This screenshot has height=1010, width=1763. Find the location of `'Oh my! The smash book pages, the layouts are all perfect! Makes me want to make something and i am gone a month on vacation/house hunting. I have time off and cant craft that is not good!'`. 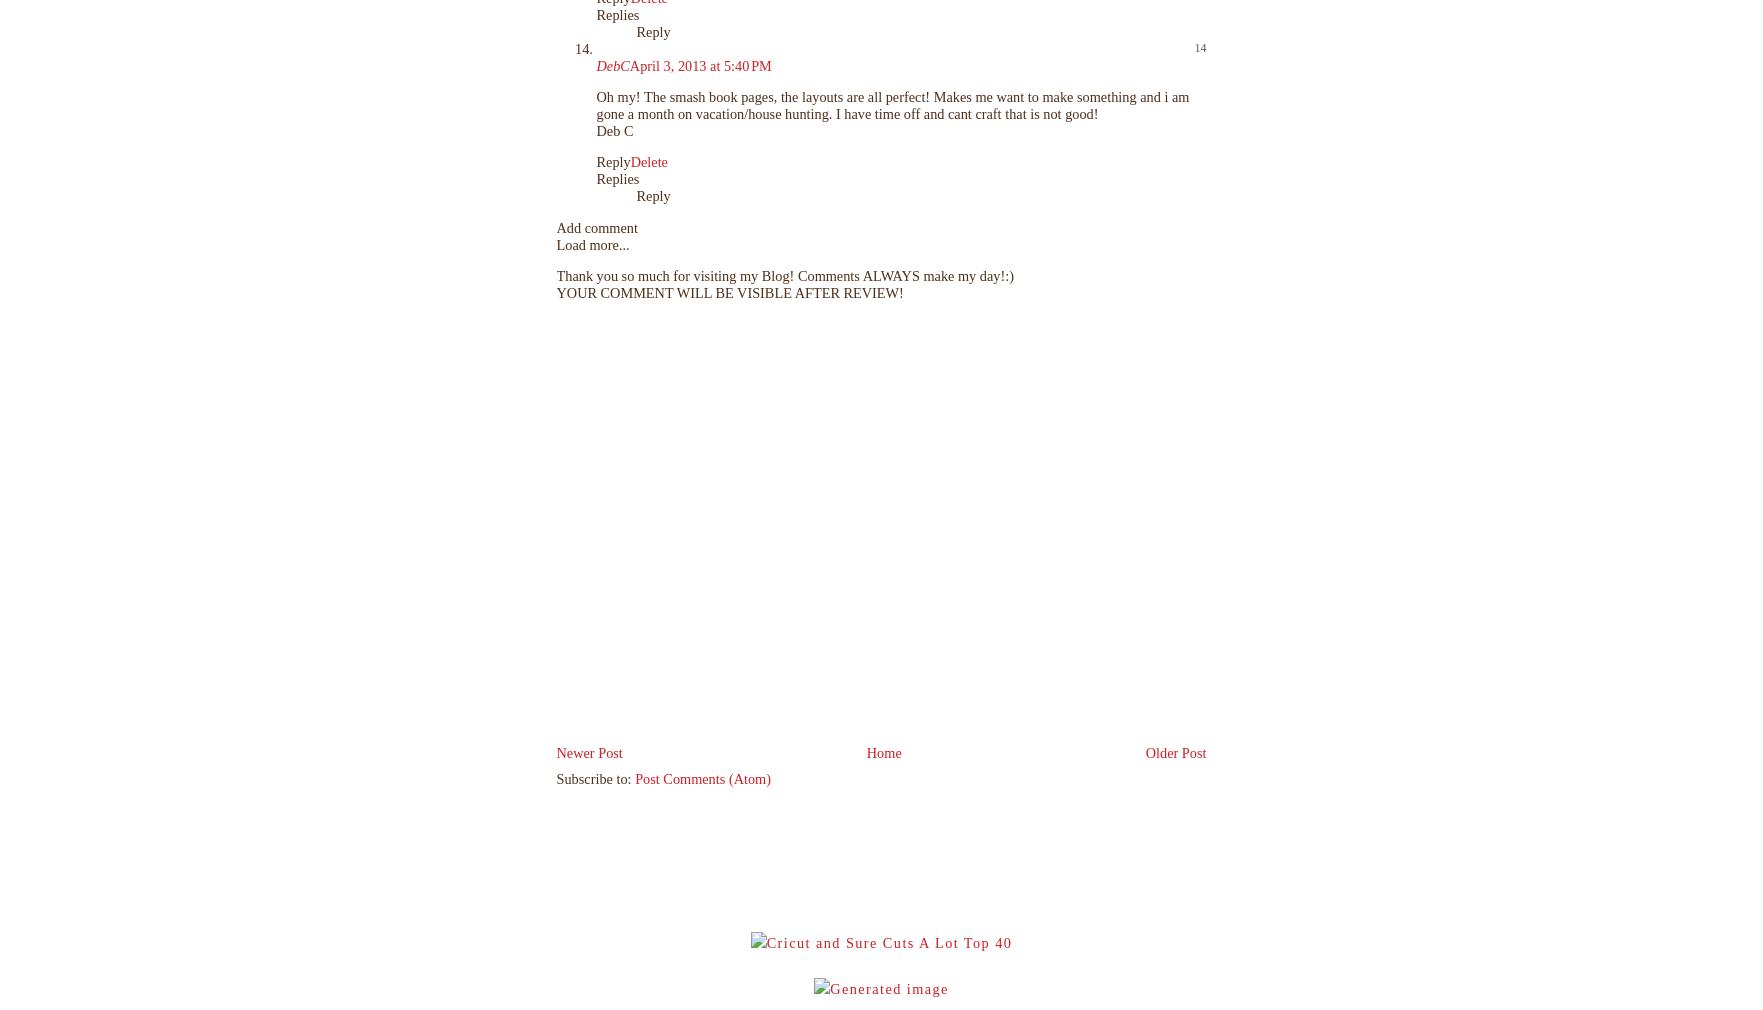

'Oh my! The smash book pages, the layouts are all perfect! Makes me want to make something and i am gone a month on vacation/house hunting. I have time off and cant craft that is not good!' is located at coordinates (891, 104).